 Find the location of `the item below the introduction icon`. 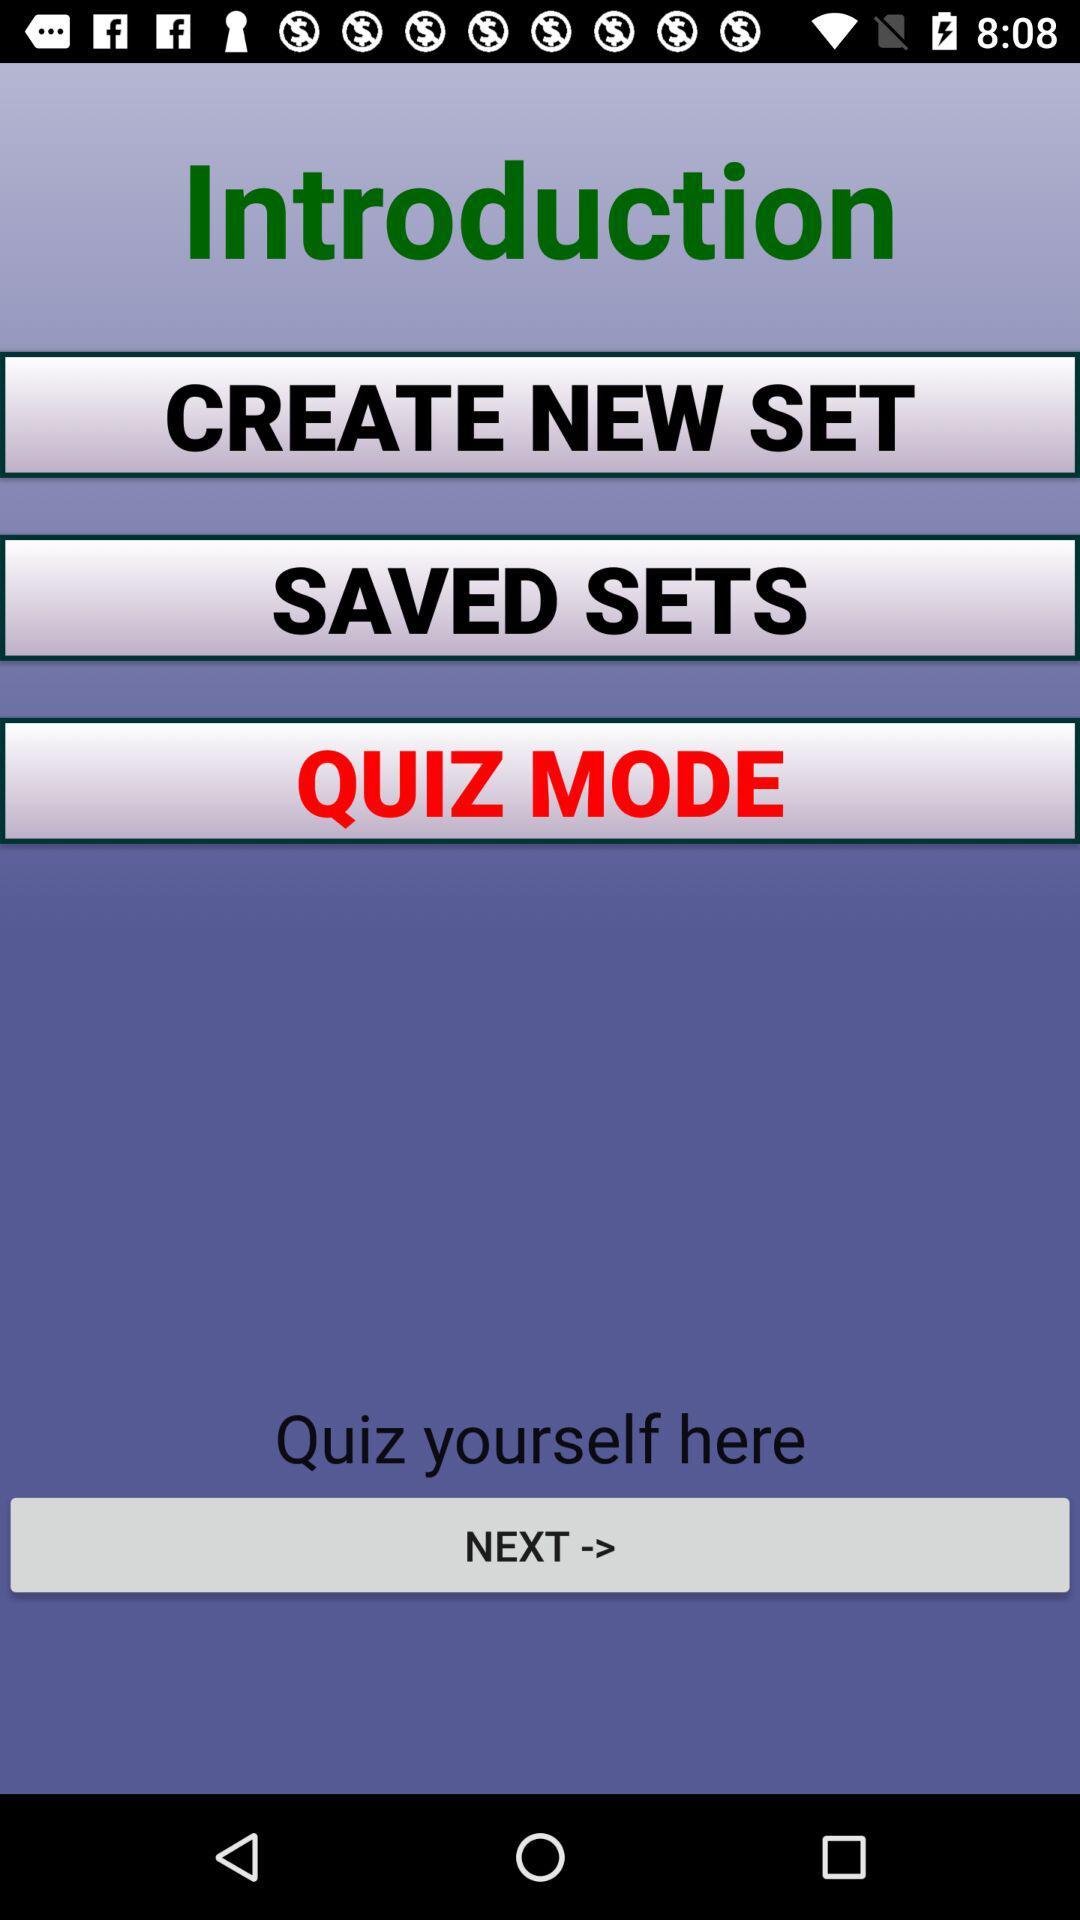

the item below the introduction icon is located at coordinates (540, 413).